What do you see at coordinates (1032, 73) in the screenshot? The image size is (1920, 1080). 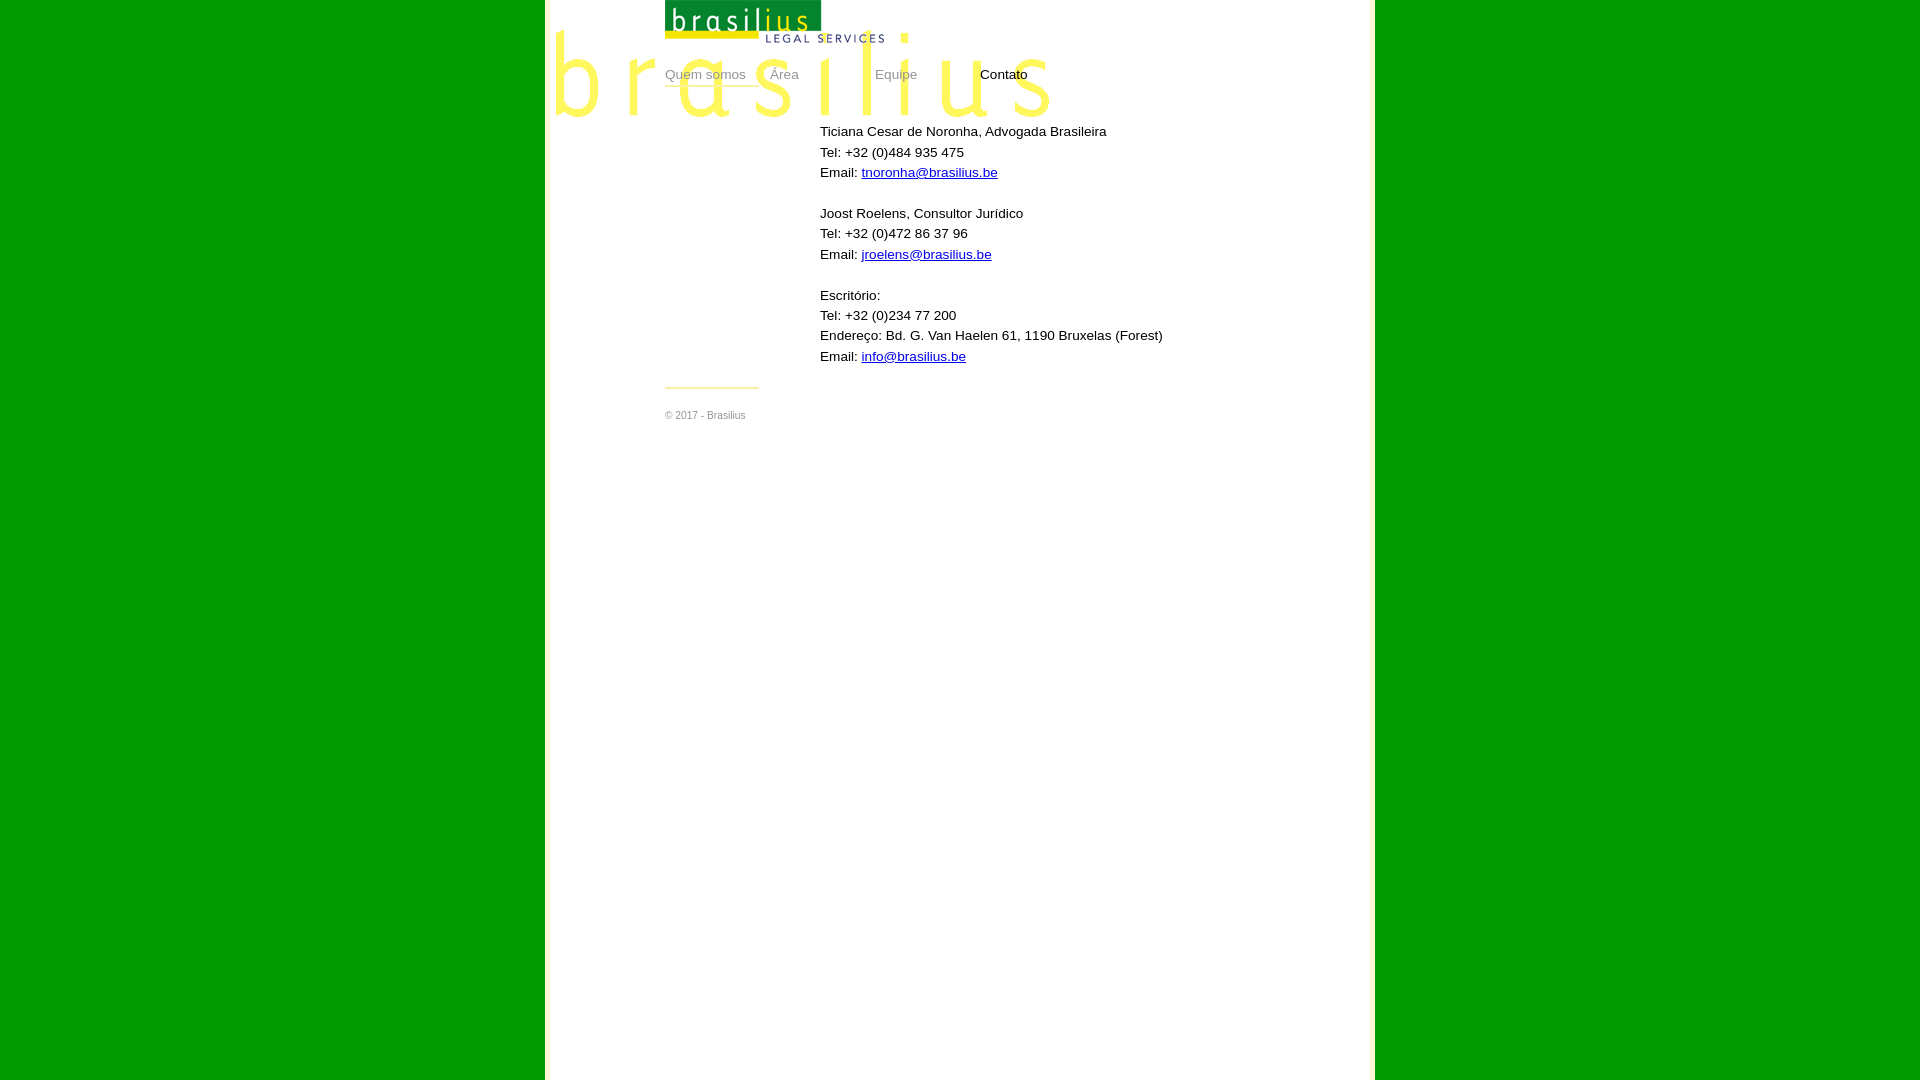 I see `'Contato'` at bounding box center [1032, 73].